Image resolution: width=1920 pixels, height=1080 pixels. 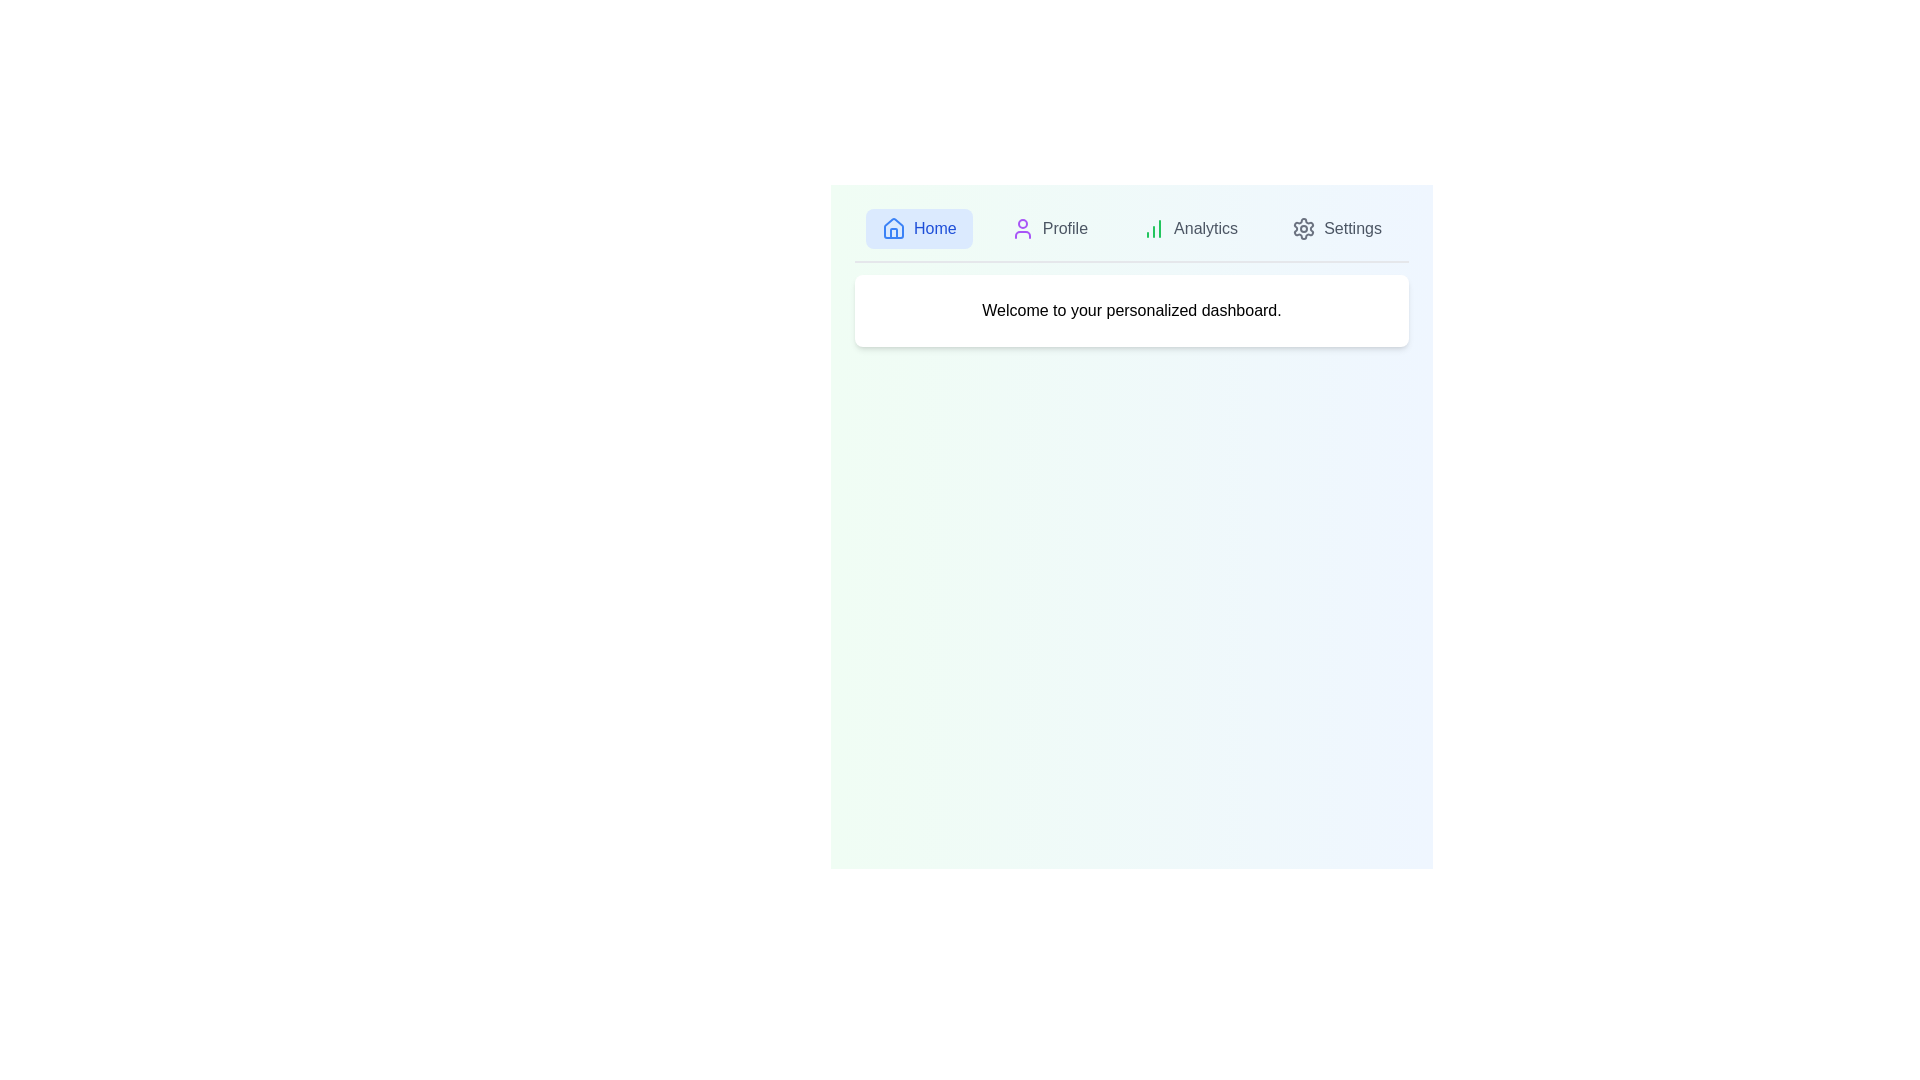 What do you see at coordinates (917, 227) in the screenshot?
I see `the tab labeled Home` at bounding box center [917, 227].